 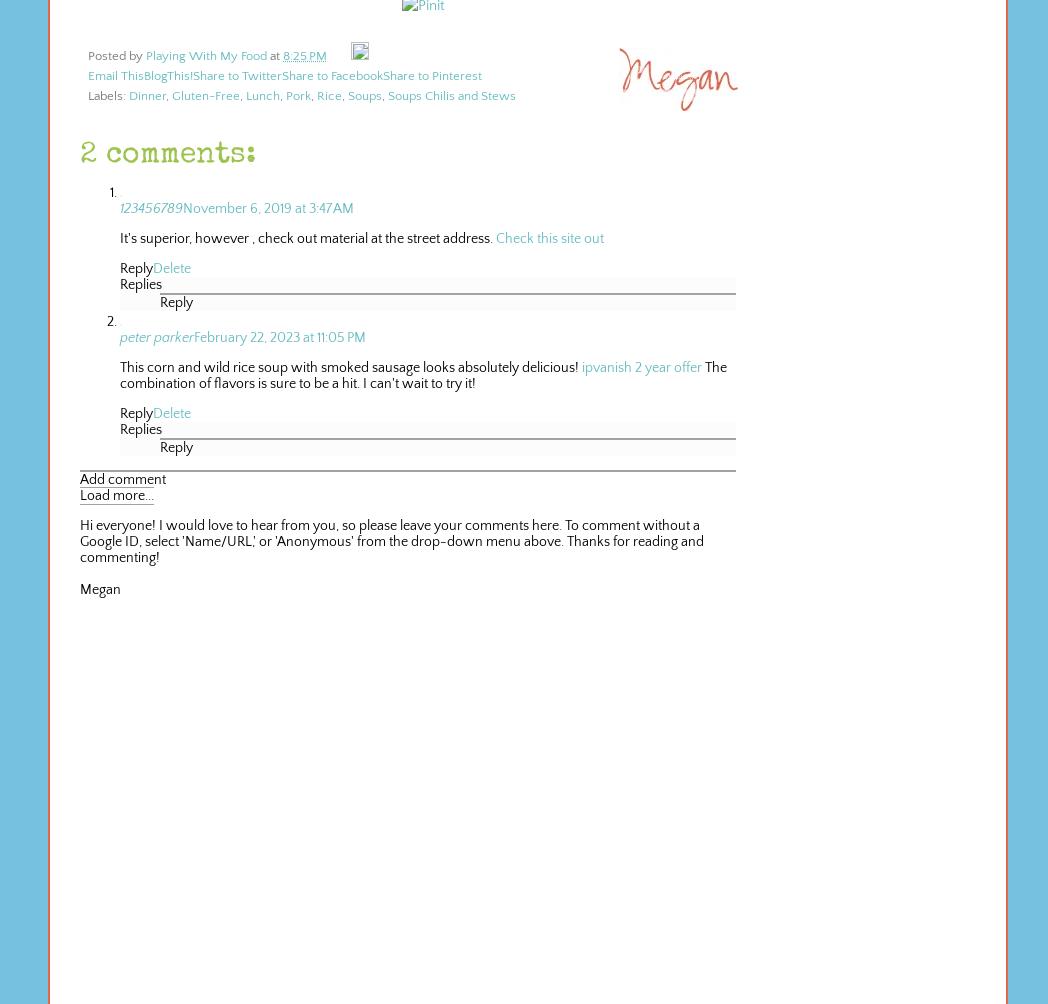 I want to click on 'Gluten-Free', so click(x=205, y=95).